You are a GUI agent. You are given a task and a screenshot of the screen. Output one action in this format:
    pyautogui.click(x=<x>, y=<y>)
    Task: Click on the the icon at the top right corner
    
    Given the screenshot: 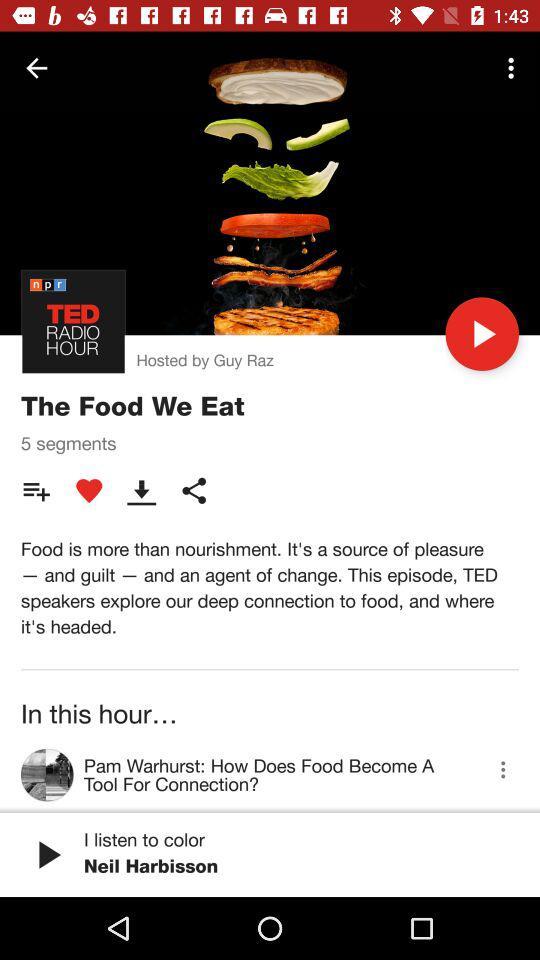 What is the action you would take?
    pyautogui.click(x=513, y=68)
    